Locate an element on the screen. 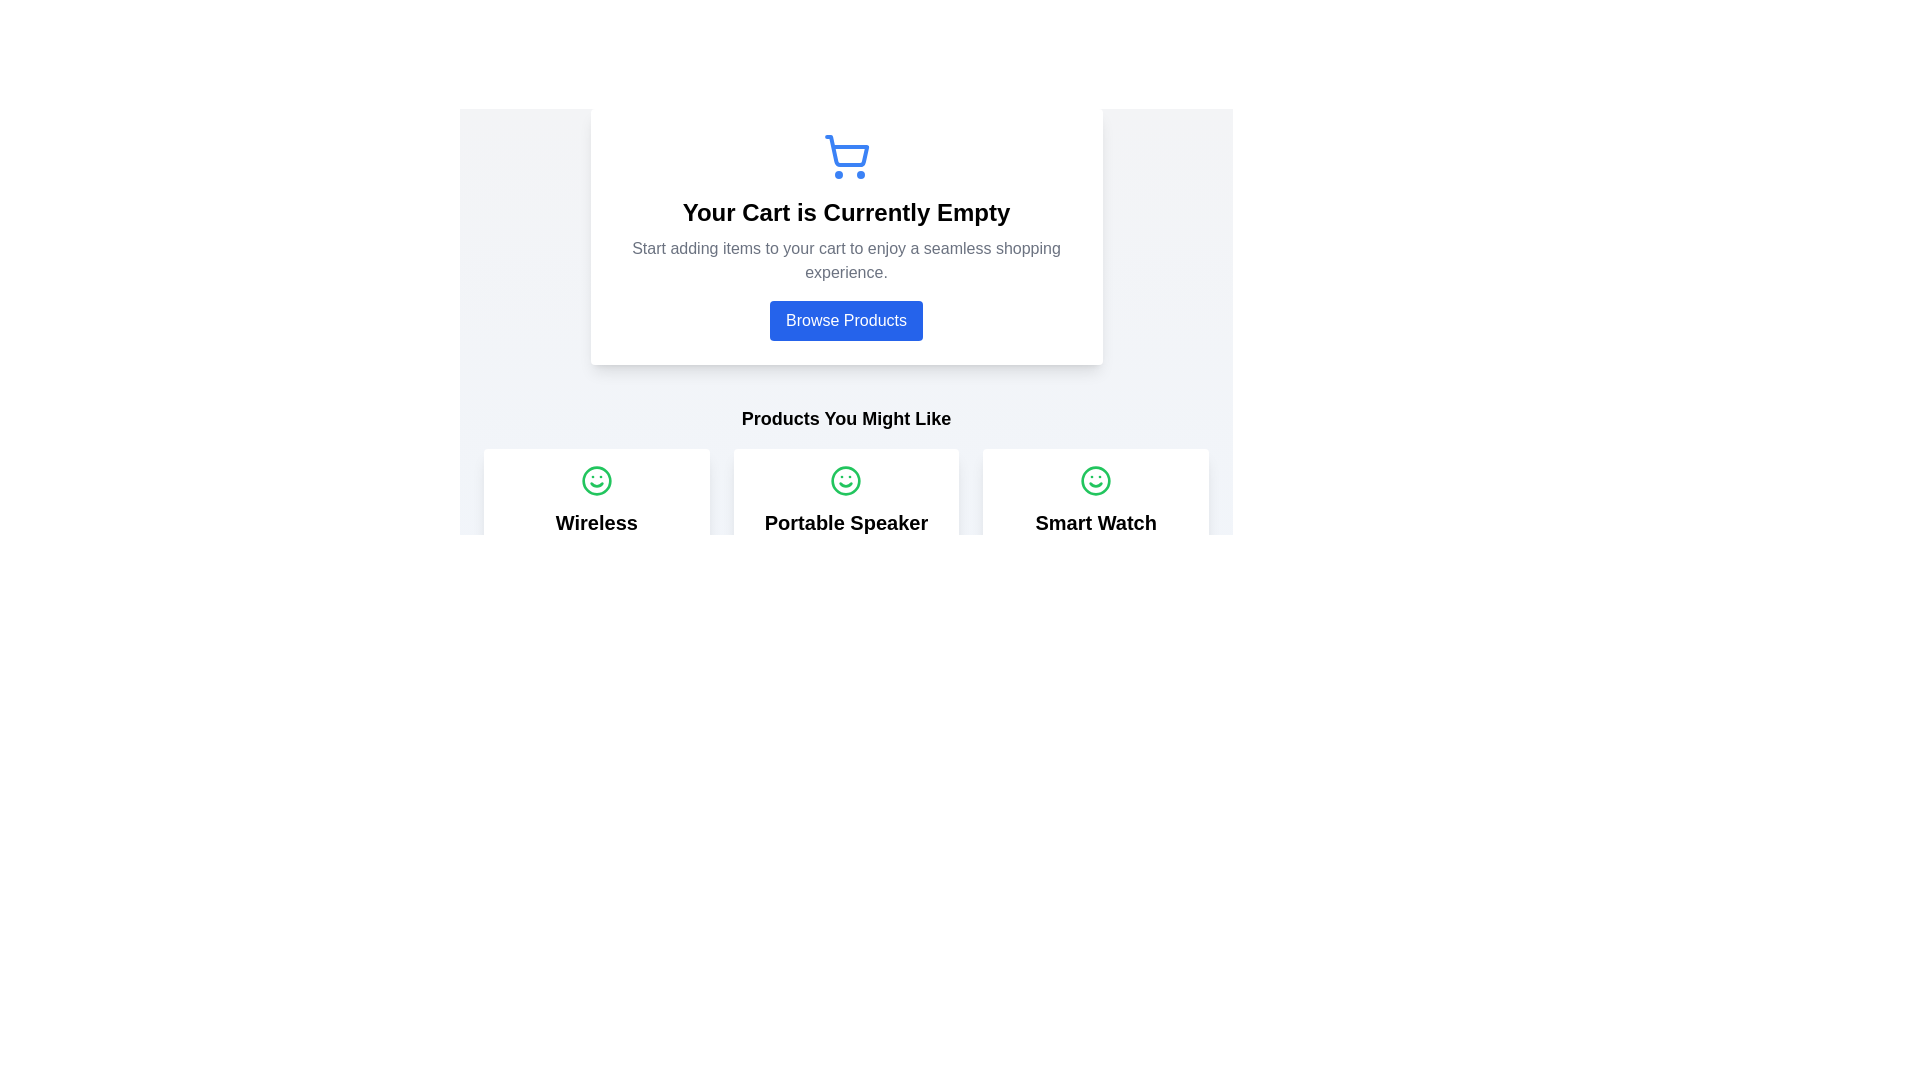  the bright blue rectangular button labeled 'Browse Products' is located at coordinates (846, 309).